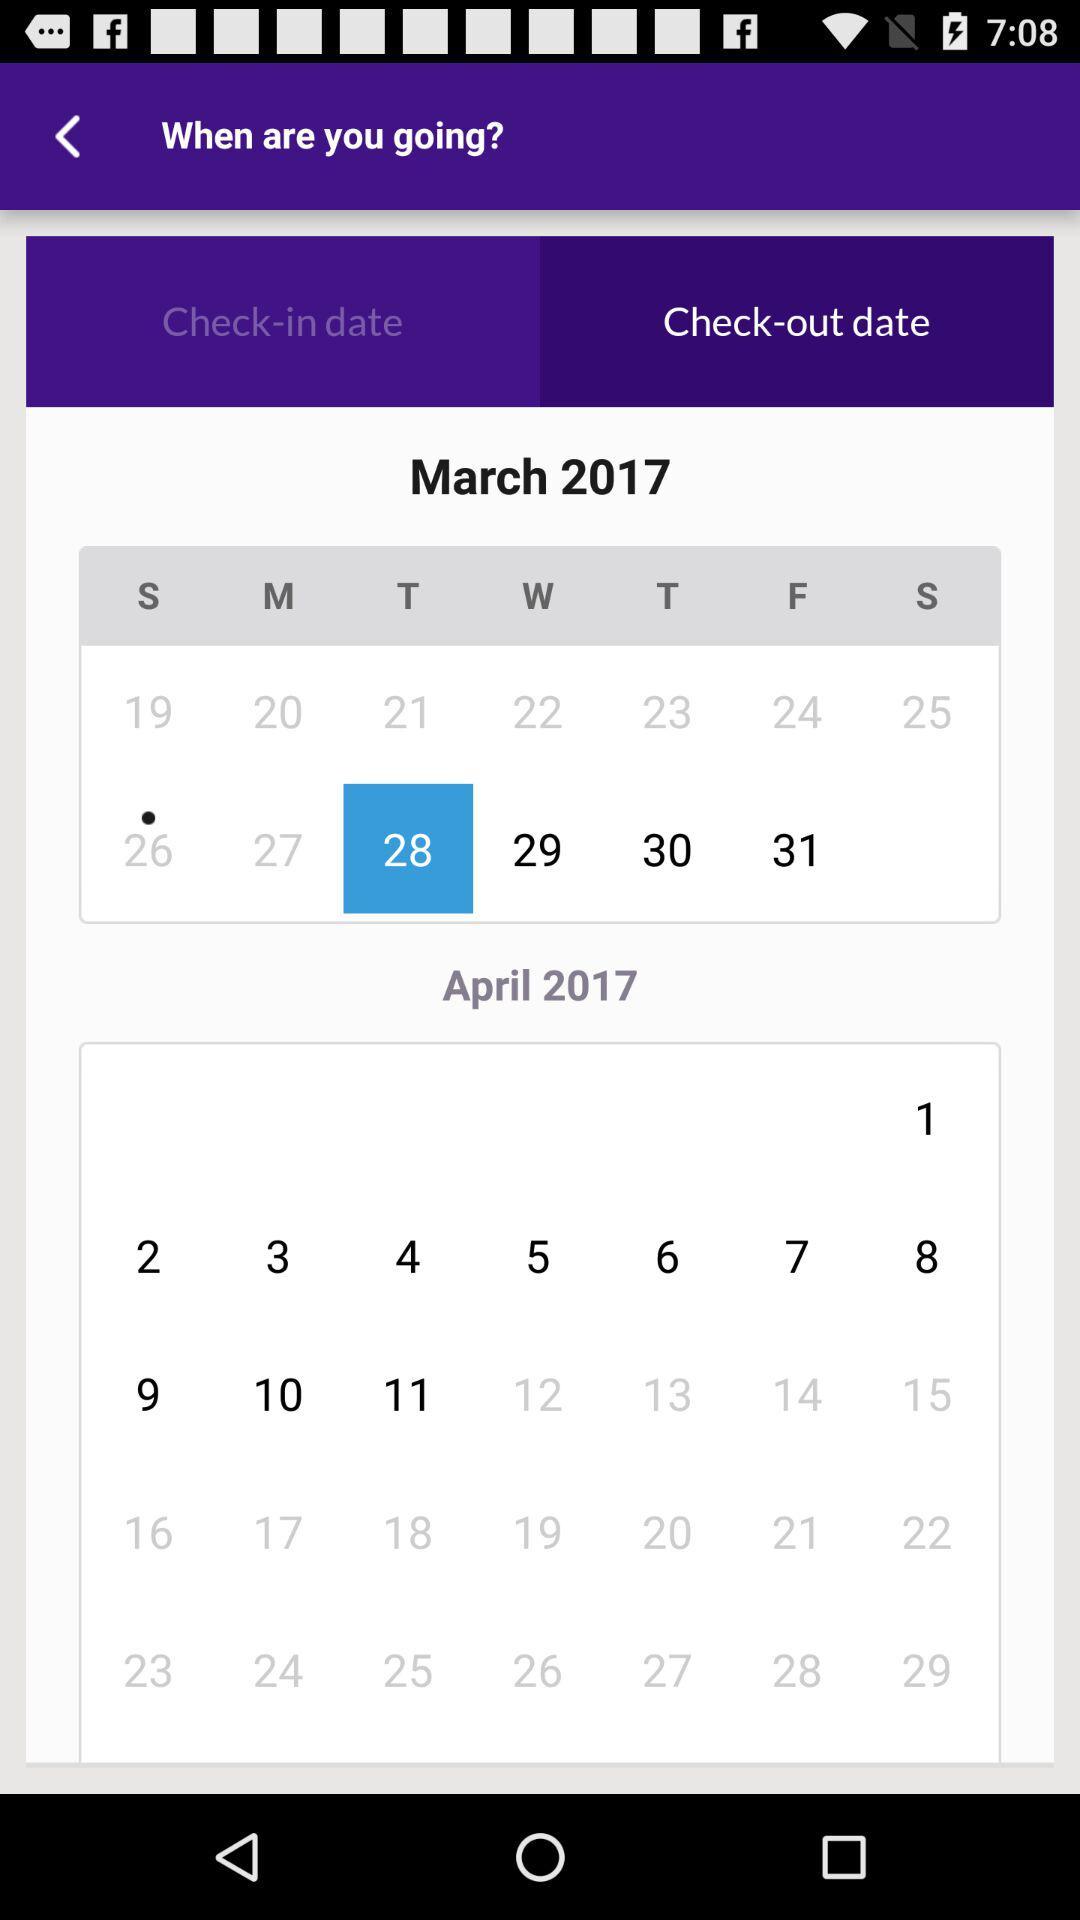 Image resolution: width=1080 pixels, height=1920 pixels. Describe the element at coordinates (667, 1392) in the screenshot. I see `the item below the 5` at that location.